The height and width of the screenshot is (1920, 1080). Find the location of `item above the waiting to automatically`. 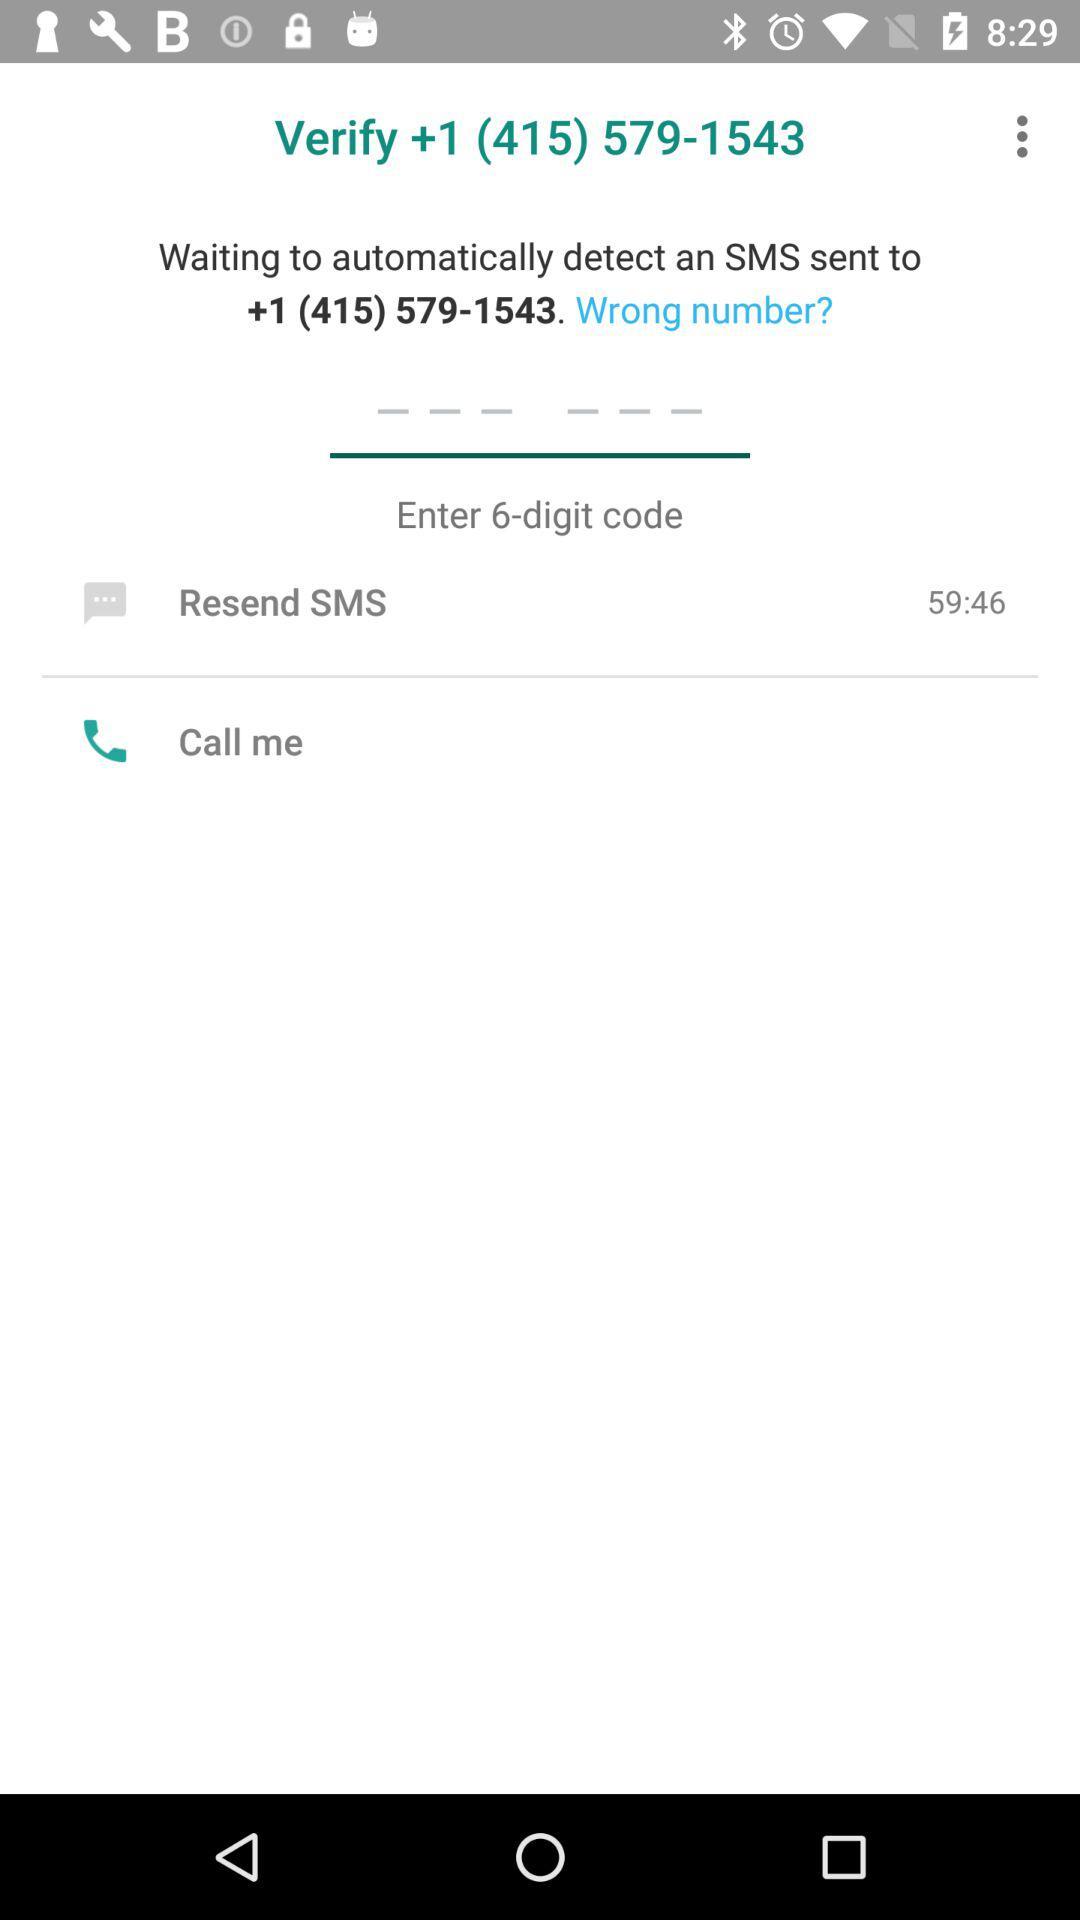

item above the waiting to automatically is located at coordinates (1027, 135).